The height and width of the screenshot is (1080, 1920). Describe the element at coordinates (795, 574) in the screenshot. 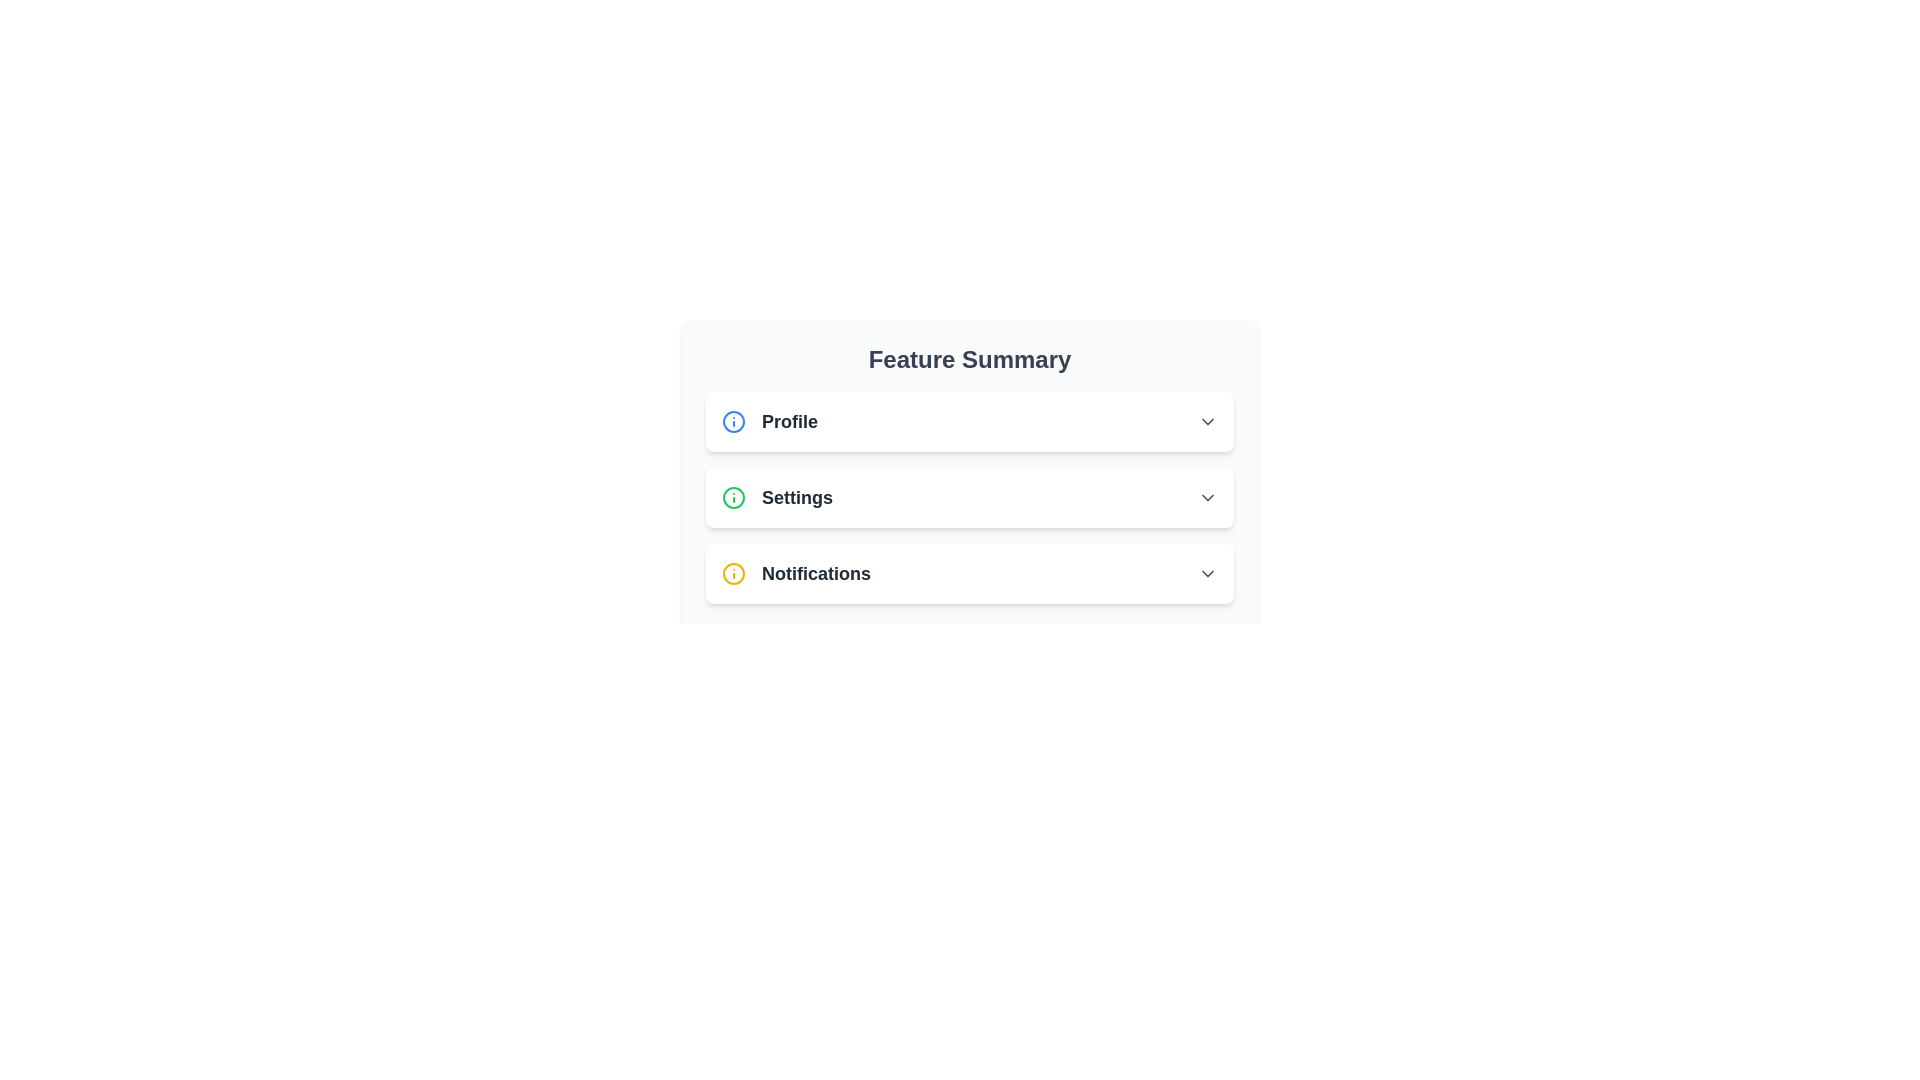

I see `the third labeled option entry related to notification settings located under the 'Feature Summary' section` at that location.